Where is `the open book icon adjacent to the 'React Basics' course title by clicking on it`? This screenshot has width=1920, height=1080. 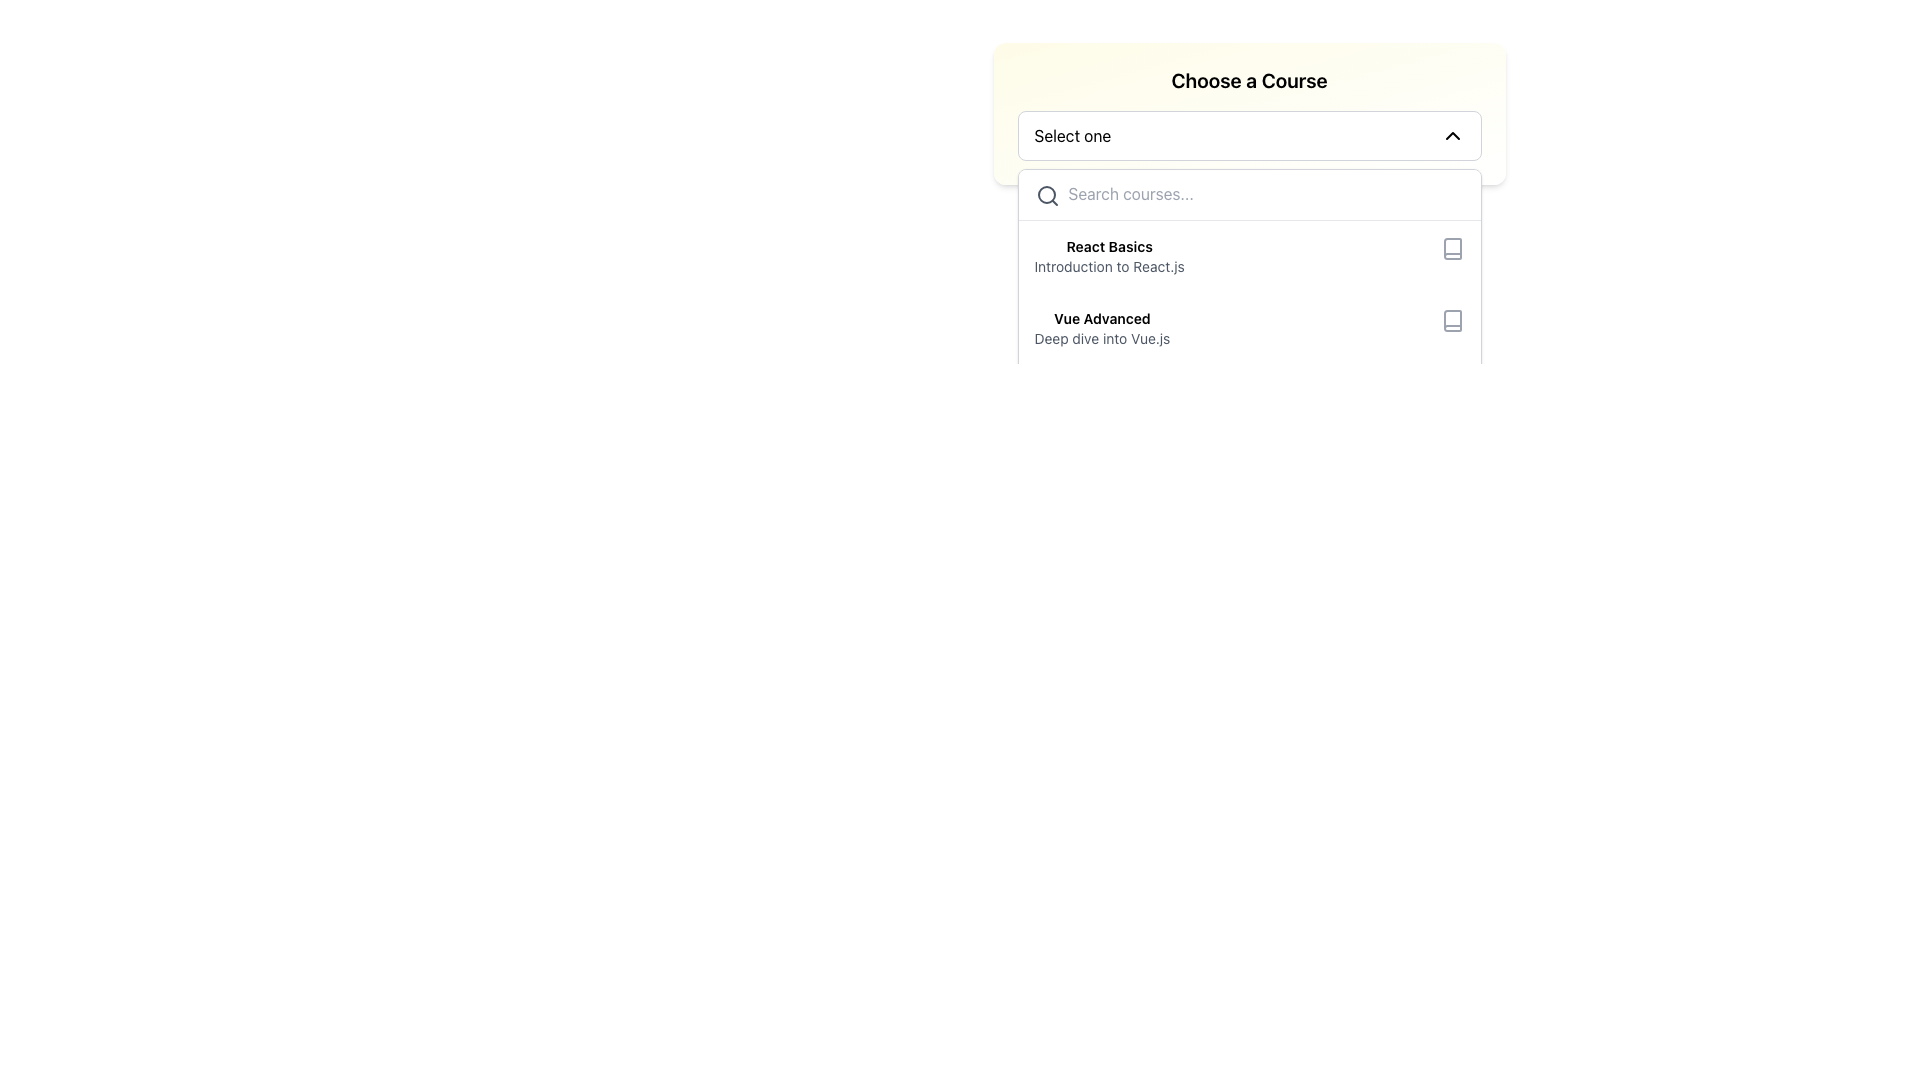
the open book icon adjacent to the 'React Basics' course title by clicking on it is located at coordinates (1452, 247).